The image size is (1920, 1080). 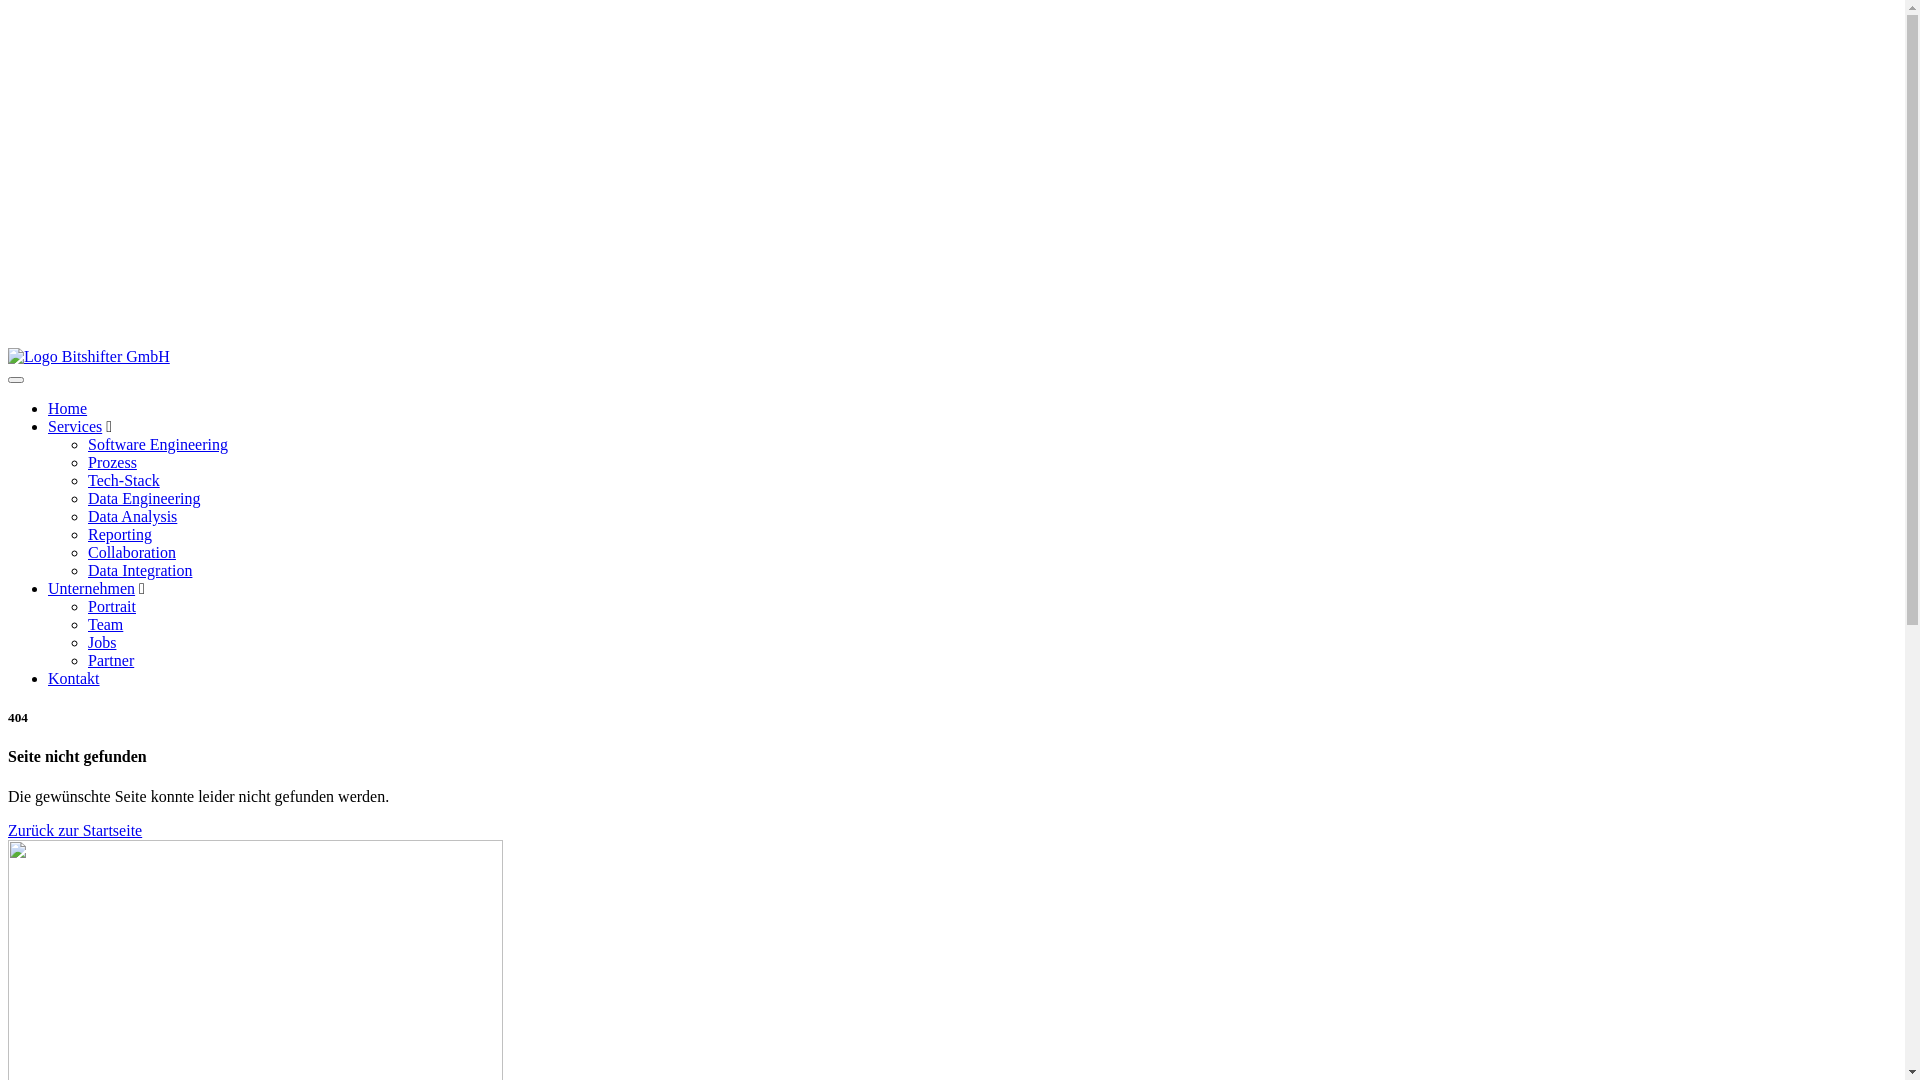 What do you see at coordinates (73, 677) in the screenshot?
I see `'Kontakt'` at bounding box center [73, 677].